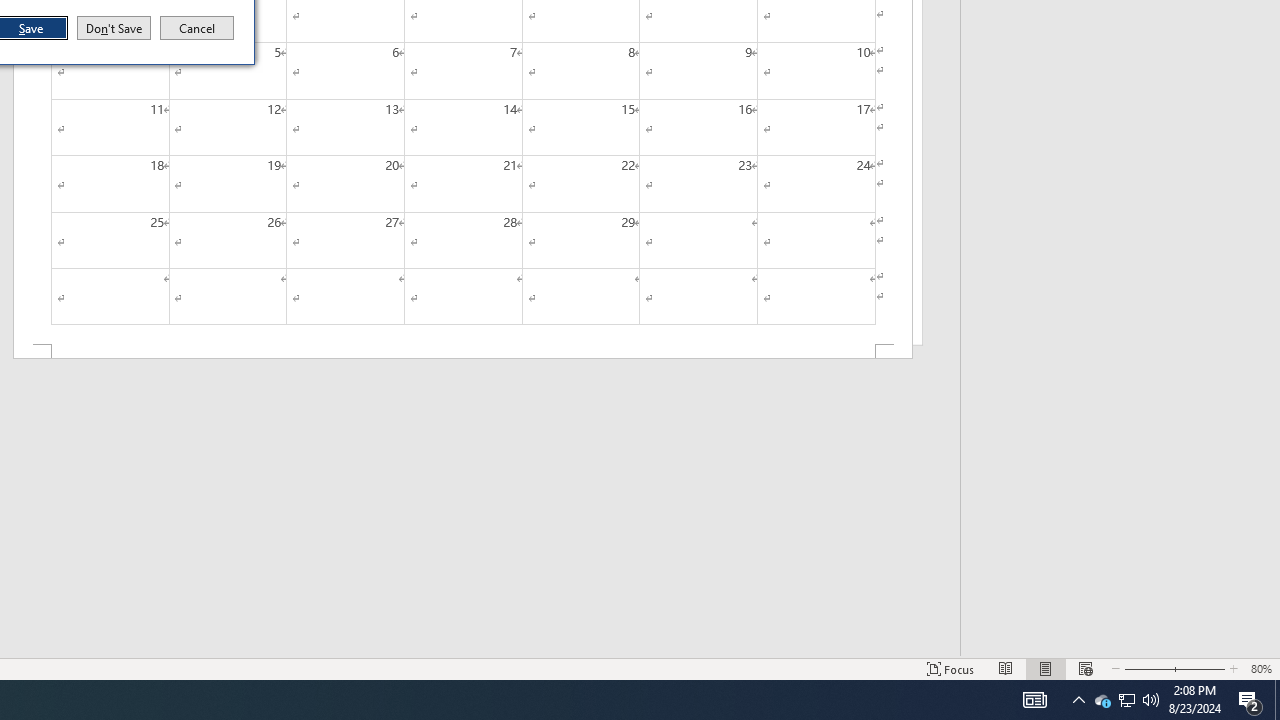 This screenshot has height=720, width=1280. What do you see at coordinates (1196, 669) in the screenshot?
I see `'Zoom In'` at bounding box center [1196, 669].